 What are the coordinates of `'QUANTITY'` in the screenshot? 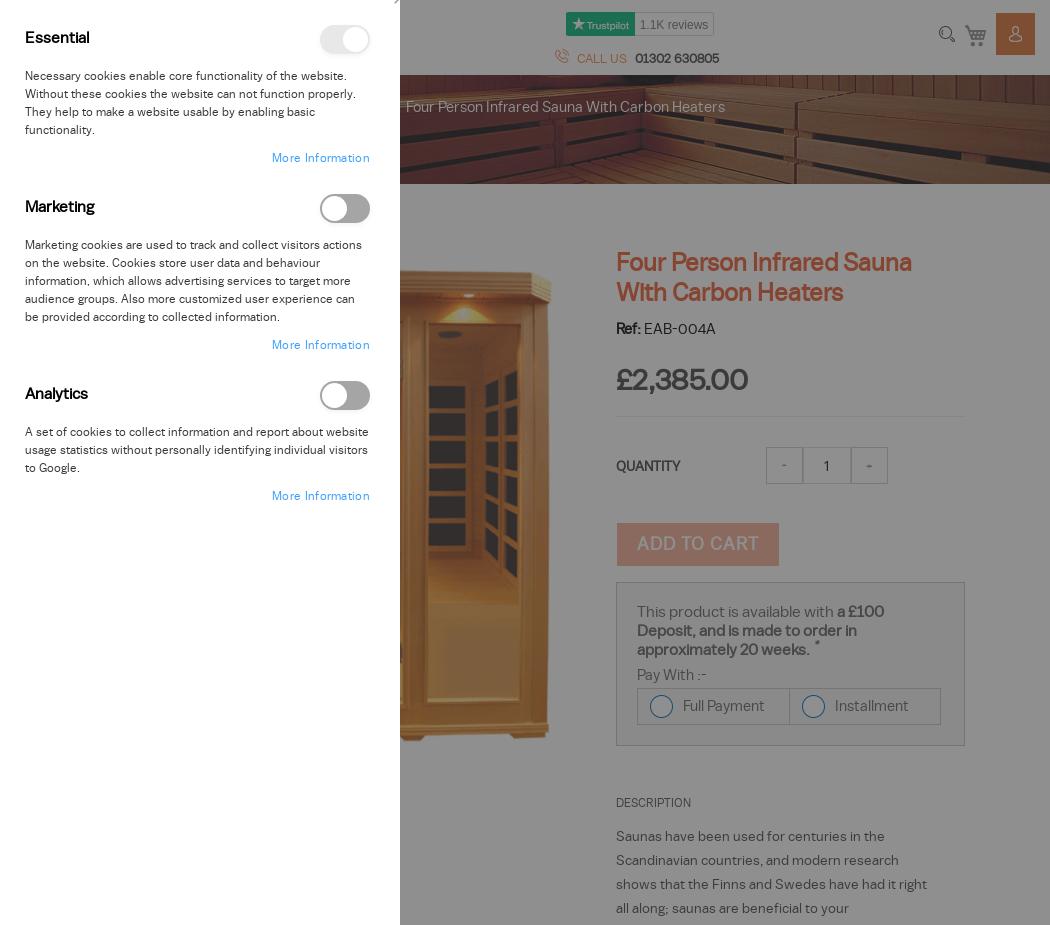 It's located at (646, 466).